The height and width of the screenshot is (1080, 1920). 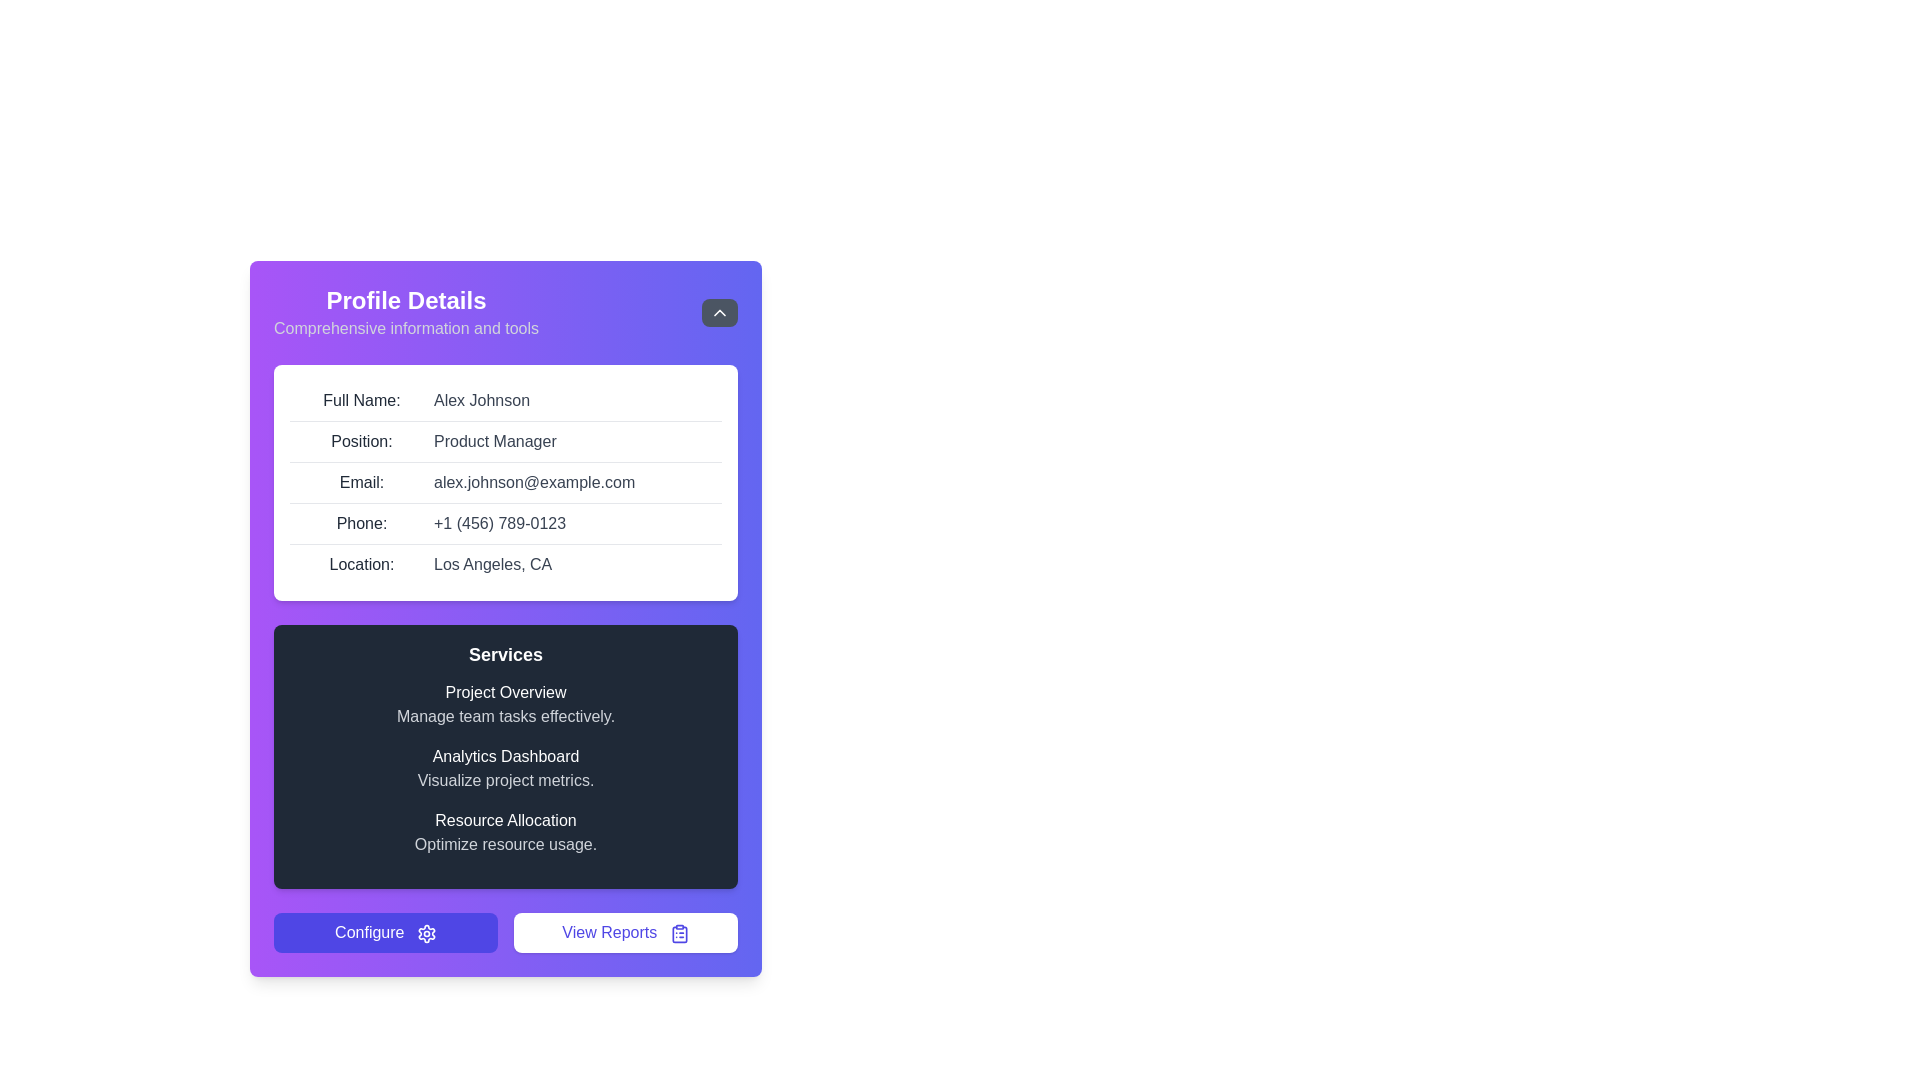 What do you see at coordinates (495, 441) in the screenshot?
I see `the static text element displaying the user's professional designation 'Product Manager', which is located to the right of the label 'Position:' in the profile details section` at bounding box center [495, 441].